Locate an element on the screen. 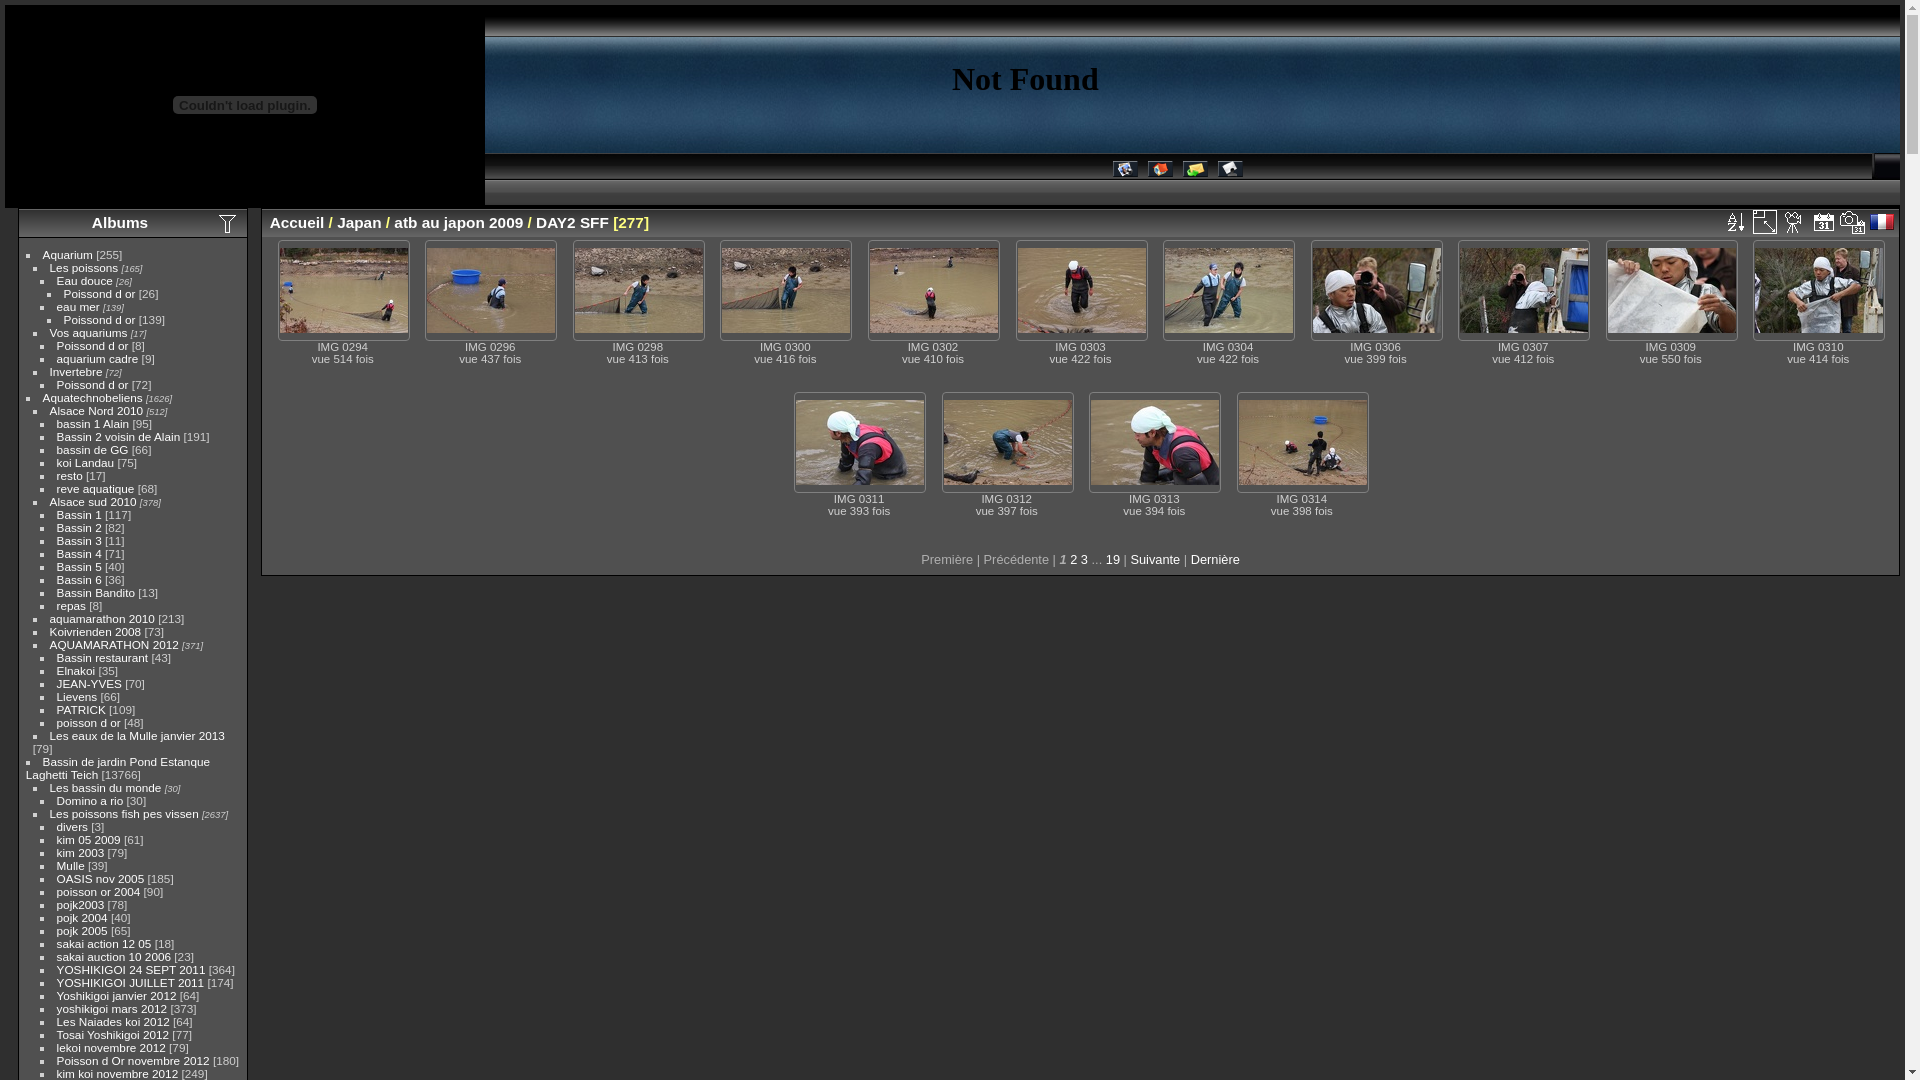 This screenshot has height=1080, width=1920. 'AQUAMARATHON 2012' is located at coordinates (113, 644).